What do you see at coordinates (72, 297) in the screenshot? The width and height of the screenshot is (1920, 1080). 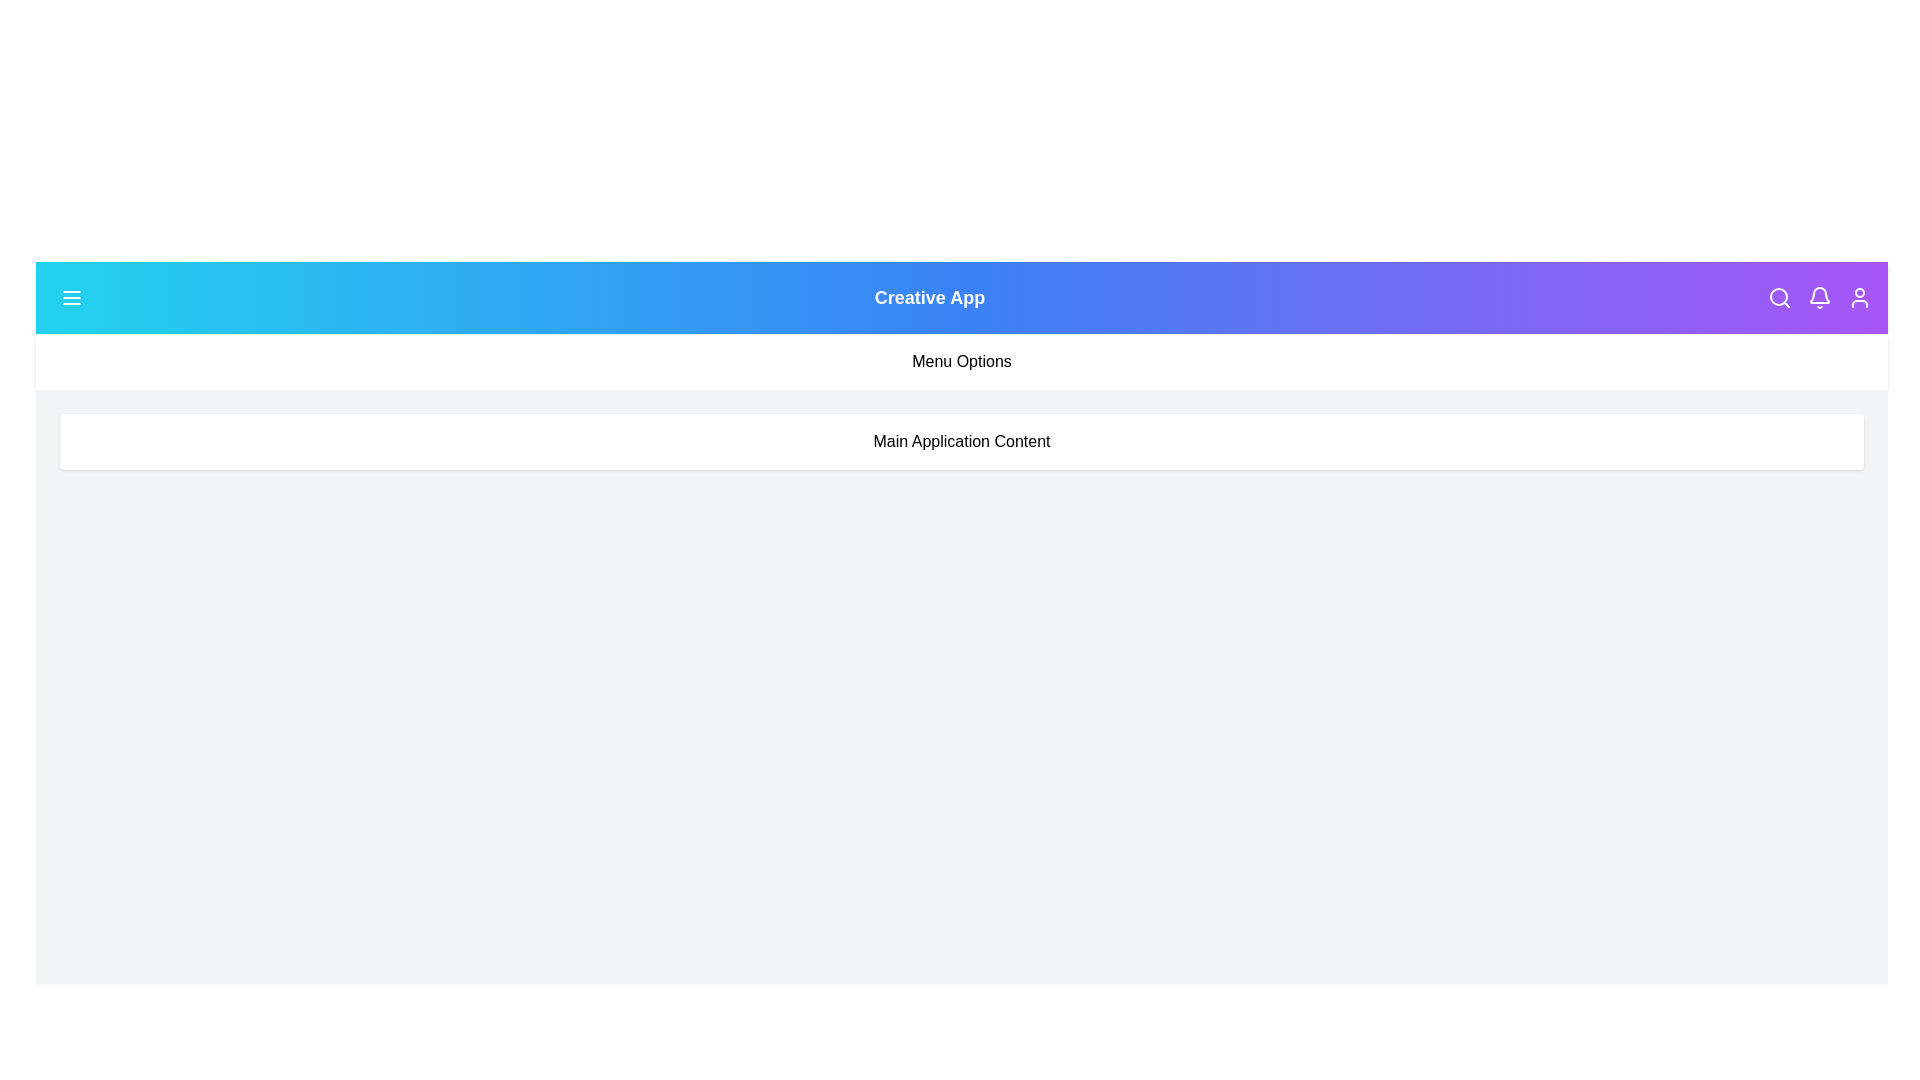 I see `the menu button to toggle the visibility of the menu` at bounding box center [72, 297].